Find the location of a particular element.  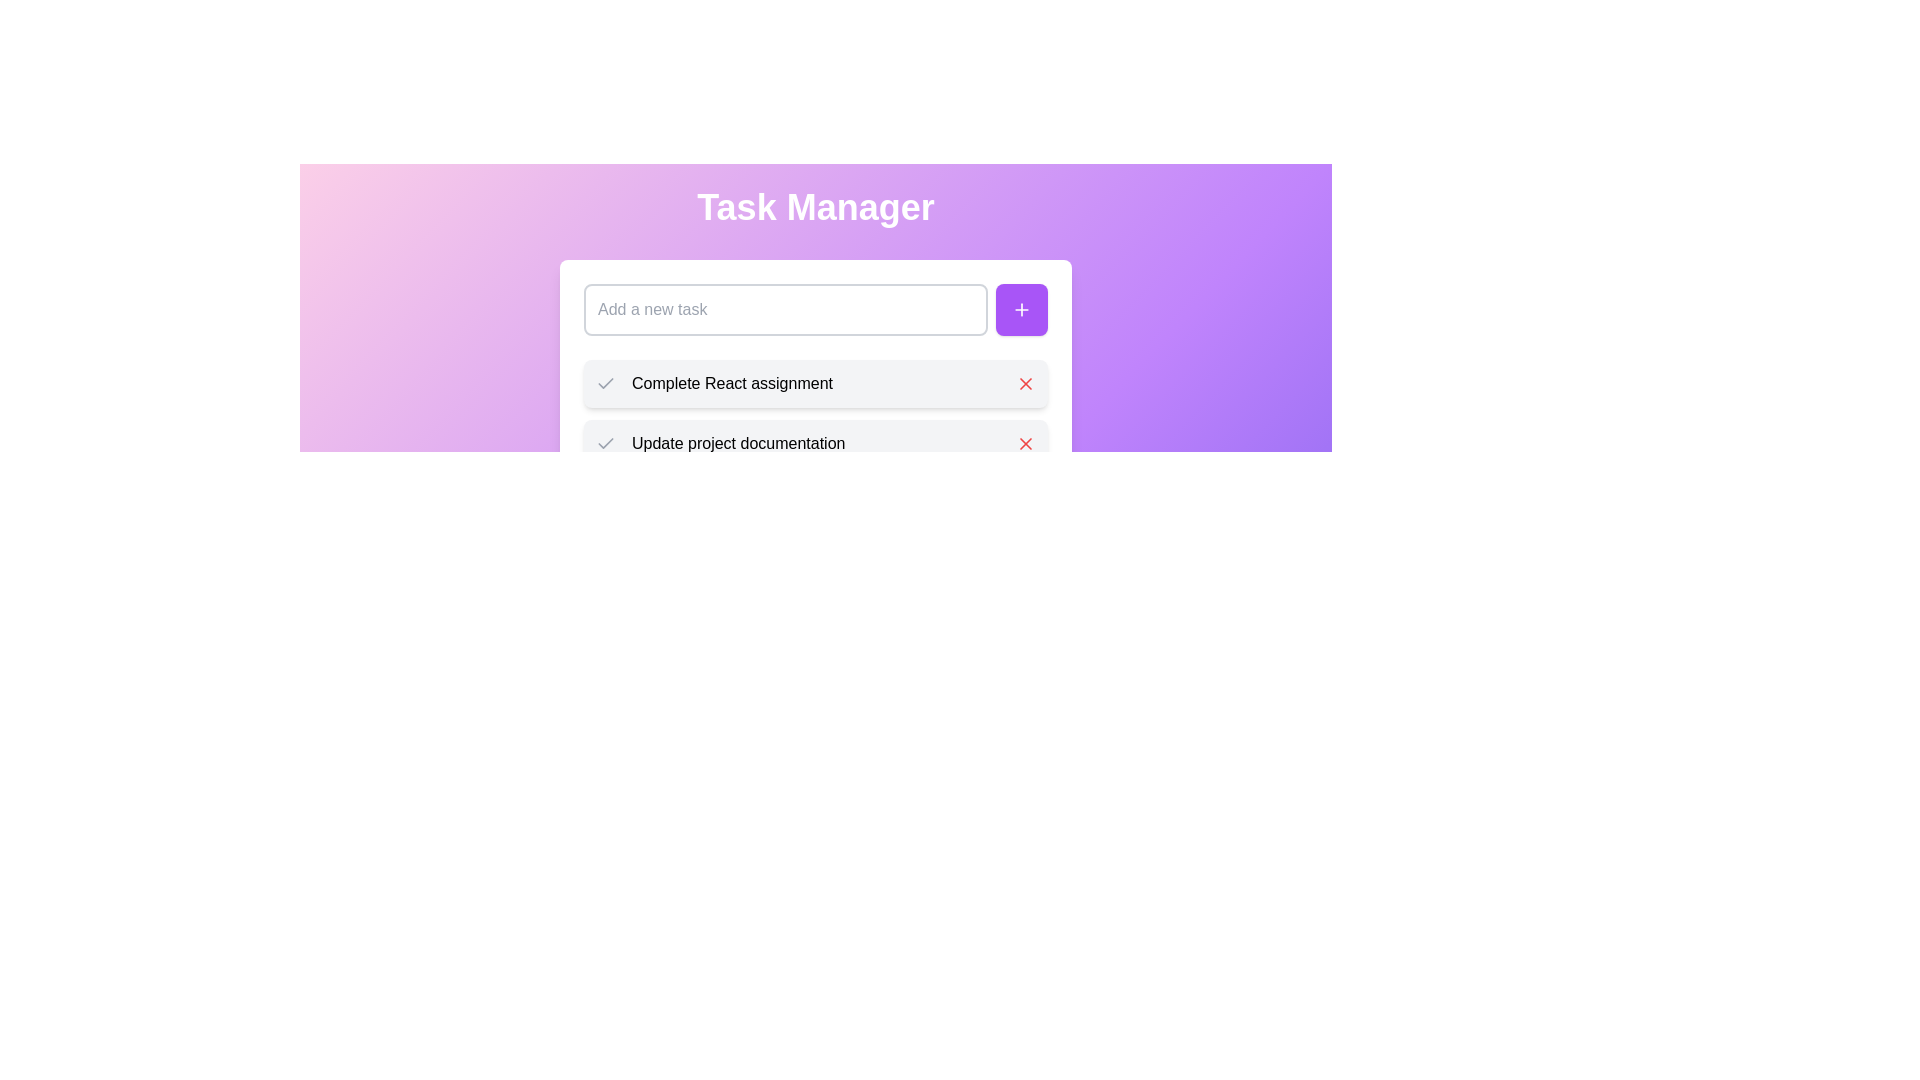

the delete button located to the right of the task description in the task card labeled 'Complete React assignment' is located at coordinates (1026, 384).